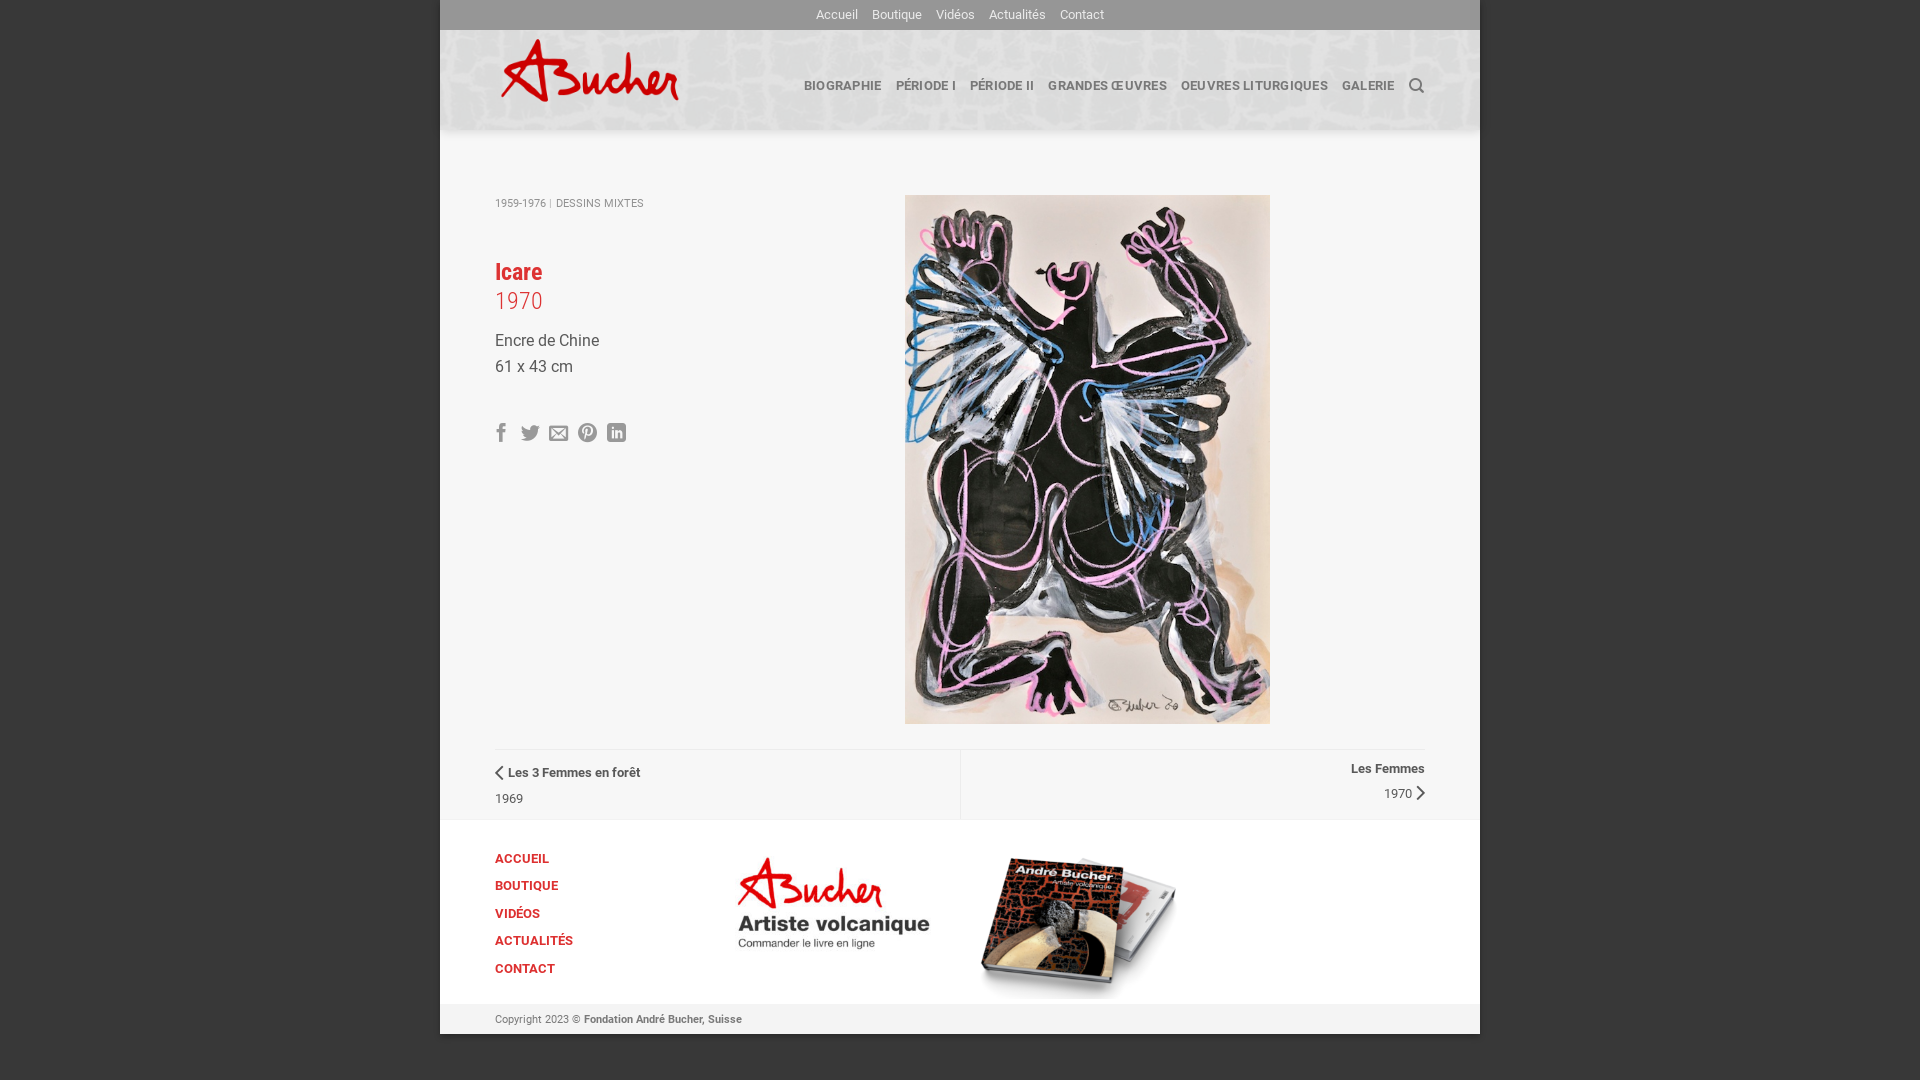 This screenshot has height=1080, width=1920. Describe the element at coordinates (816, 15) in the screenshot. I see `'Accueil'` at that location.